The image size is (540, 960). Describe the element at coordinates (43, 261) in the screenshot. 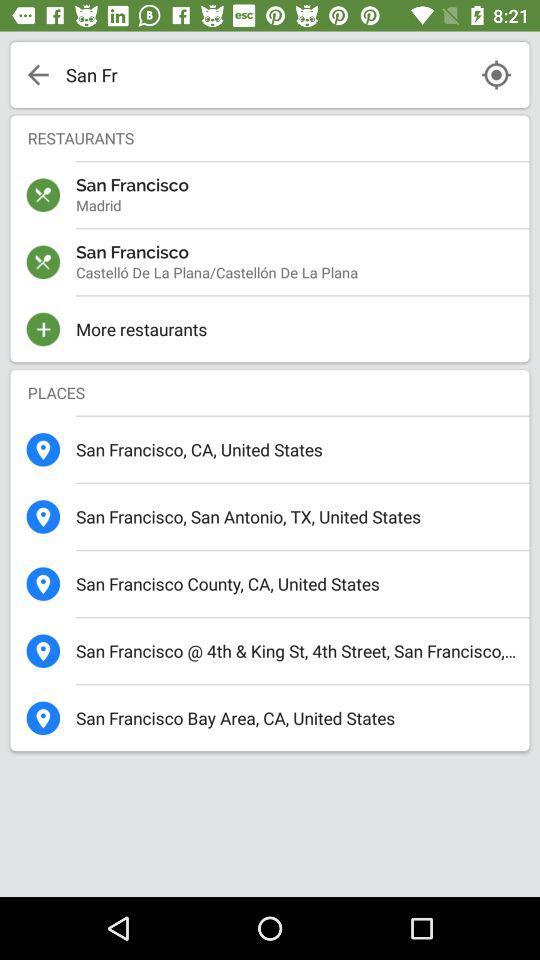

I see `the icon which is above the plus icon` at that location.